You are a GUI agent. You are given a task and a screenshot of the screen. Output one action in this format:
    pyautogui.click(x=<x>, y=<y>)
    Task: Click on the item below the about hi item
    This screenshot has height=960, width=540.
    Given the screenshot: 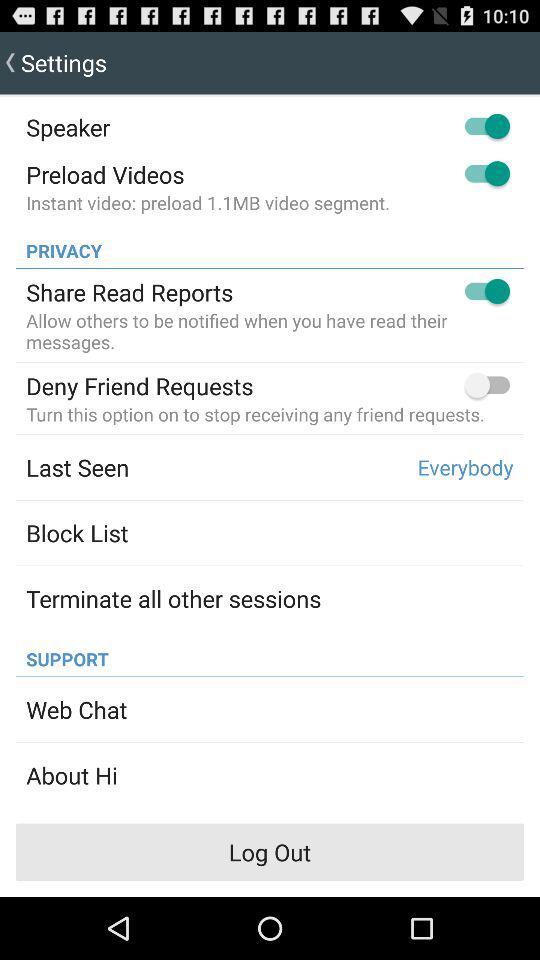 What is the action you would take?
    pyautogui.click(x=270, y=851)
    